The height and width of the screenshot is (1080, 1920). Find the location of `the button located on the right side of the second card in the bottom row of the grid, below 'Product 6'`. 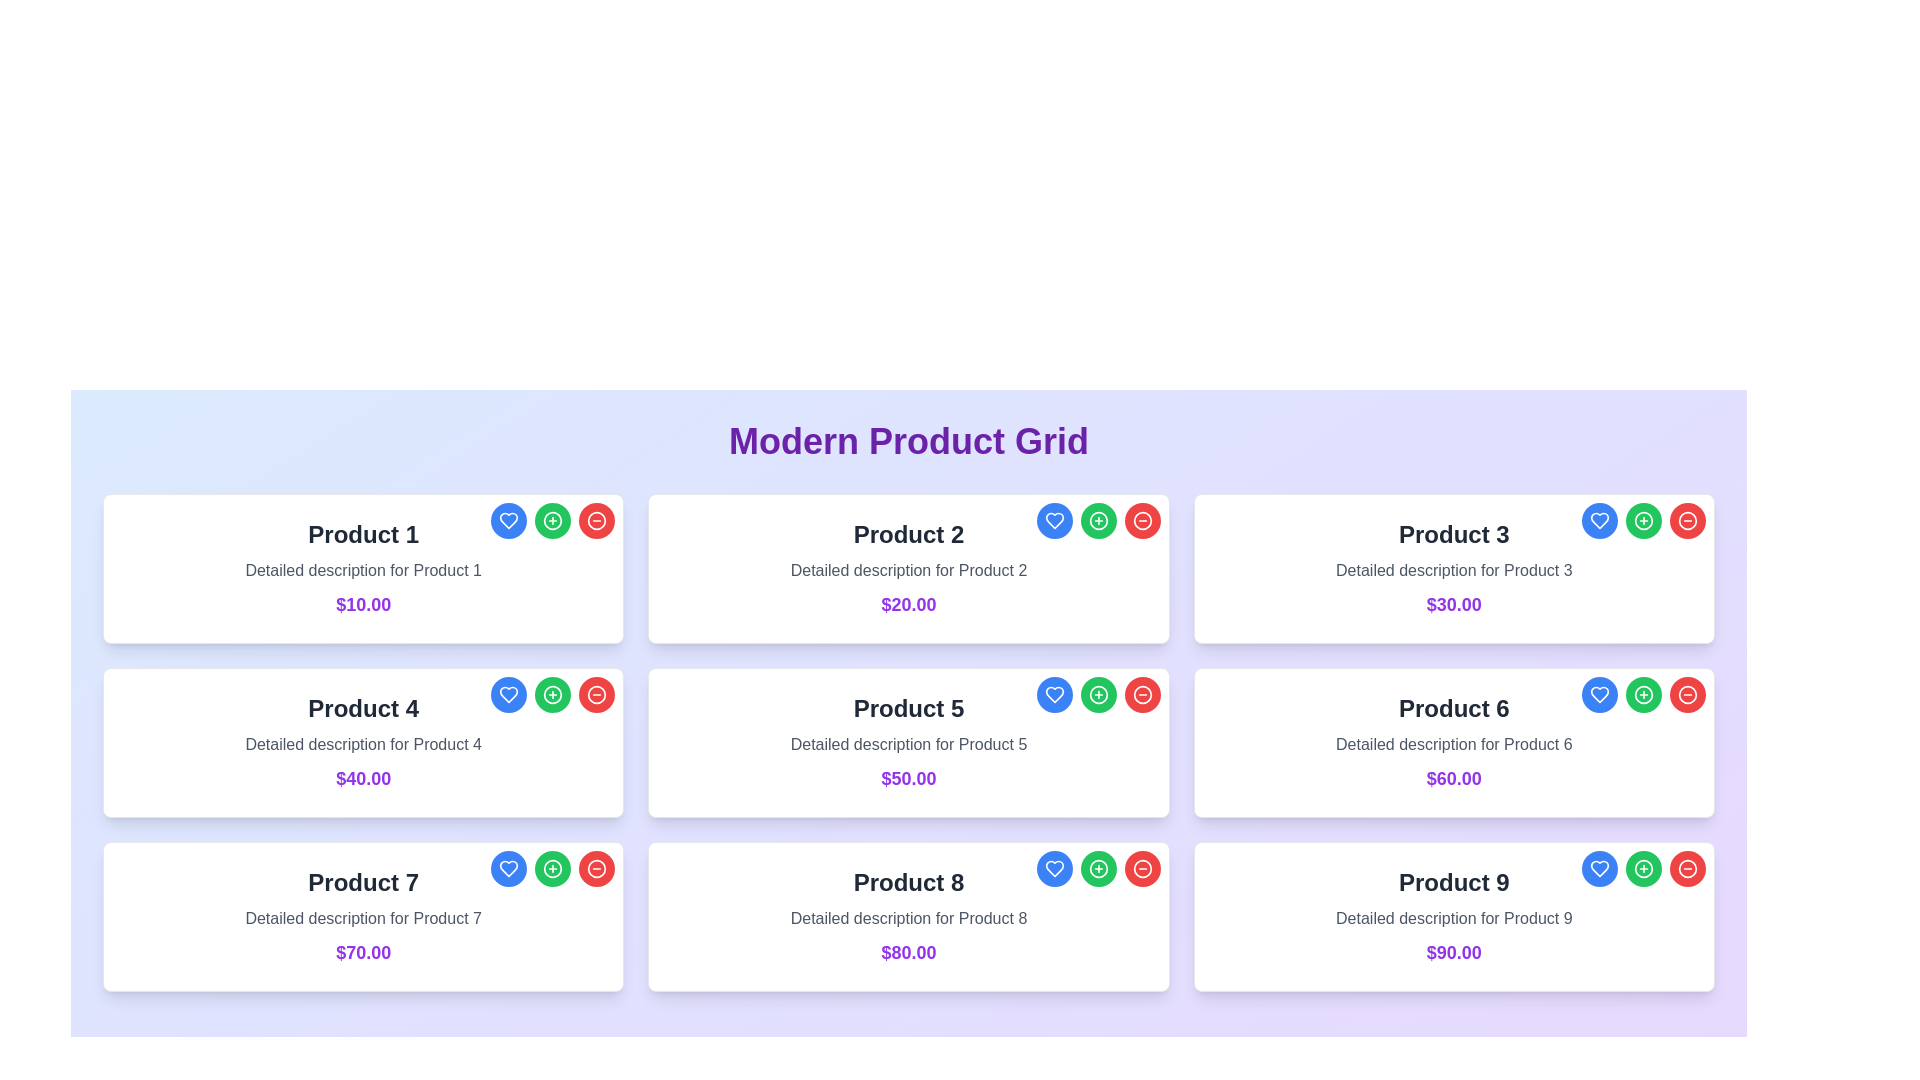

the button located on the right side of the second card in the bottom row of the grid, below 'Product 6' is located at coordinates (1643, 693).